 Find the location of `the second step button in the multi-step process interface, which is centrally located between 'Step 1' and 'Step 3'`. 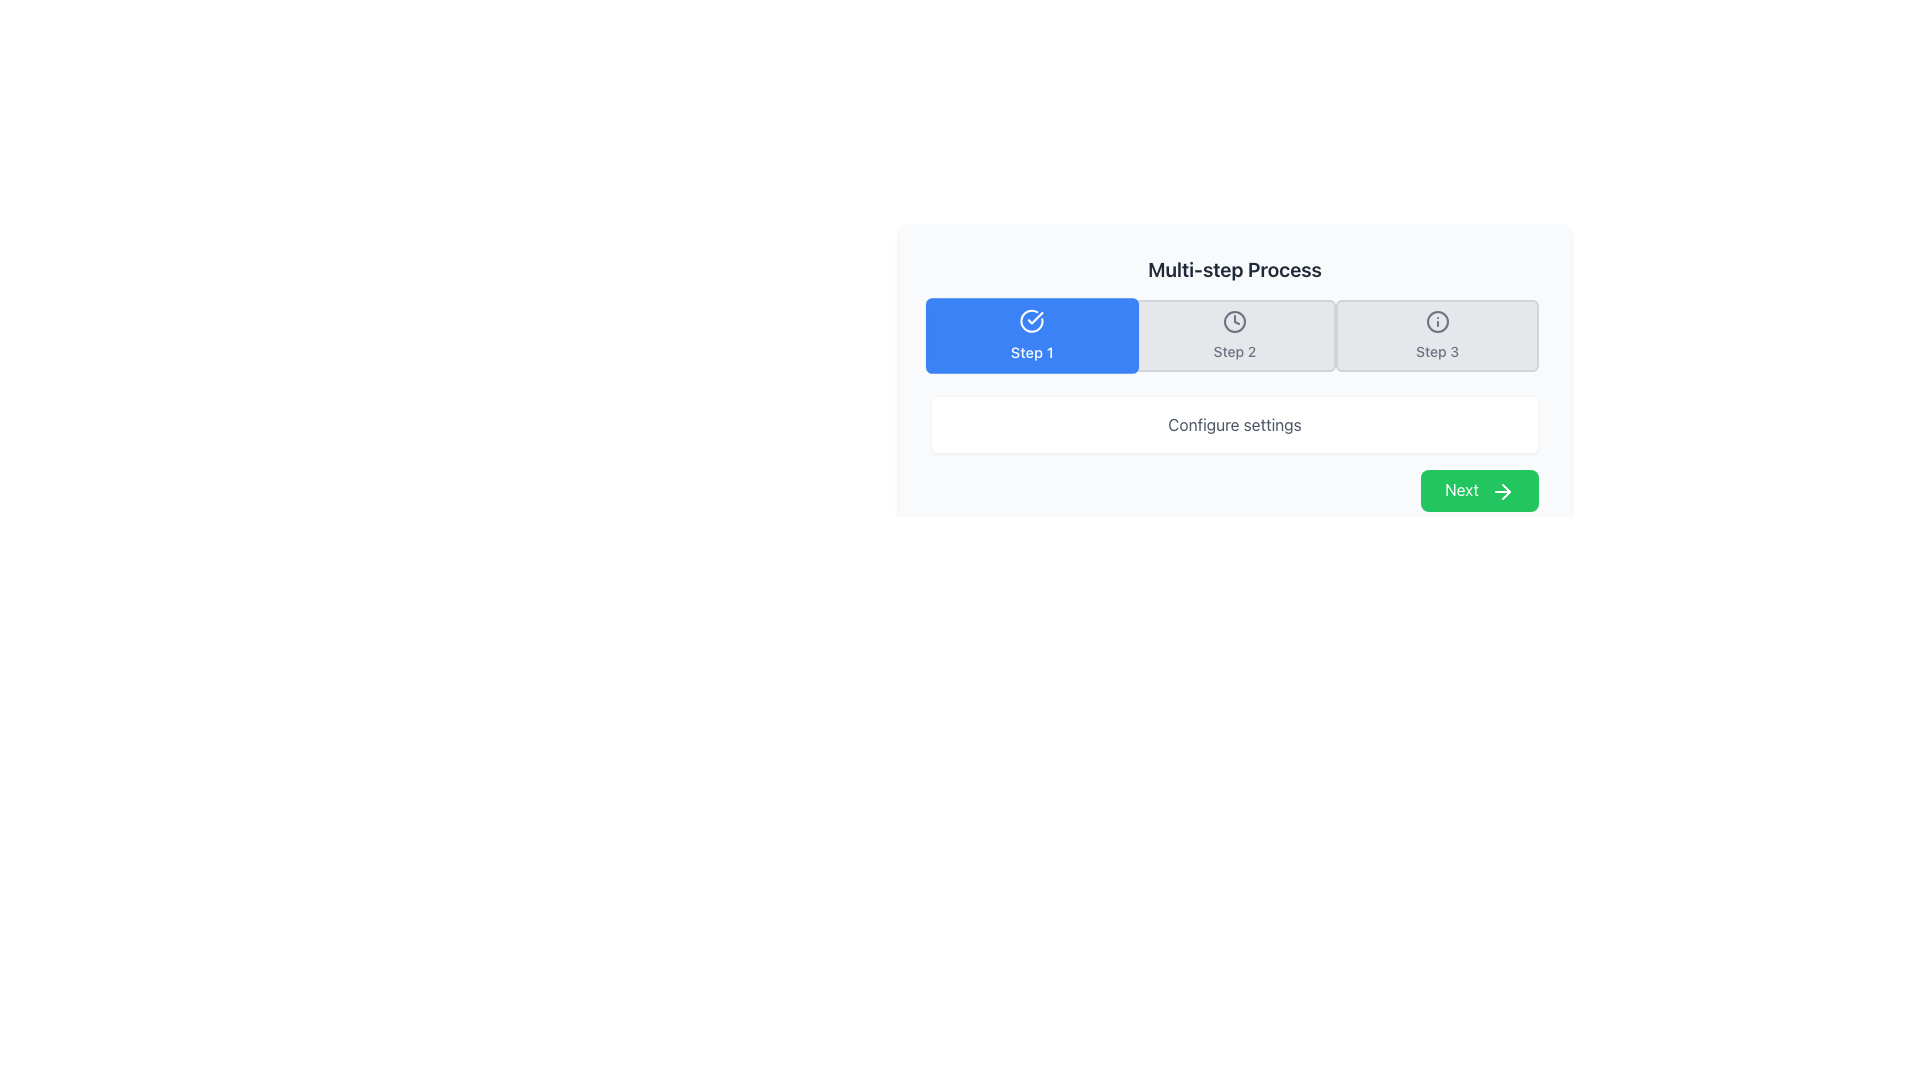

the second step button in the multi-step process interface, which is centrally located between 'Step 1' and 'Step 3' is located at coordinates (1233, 334).